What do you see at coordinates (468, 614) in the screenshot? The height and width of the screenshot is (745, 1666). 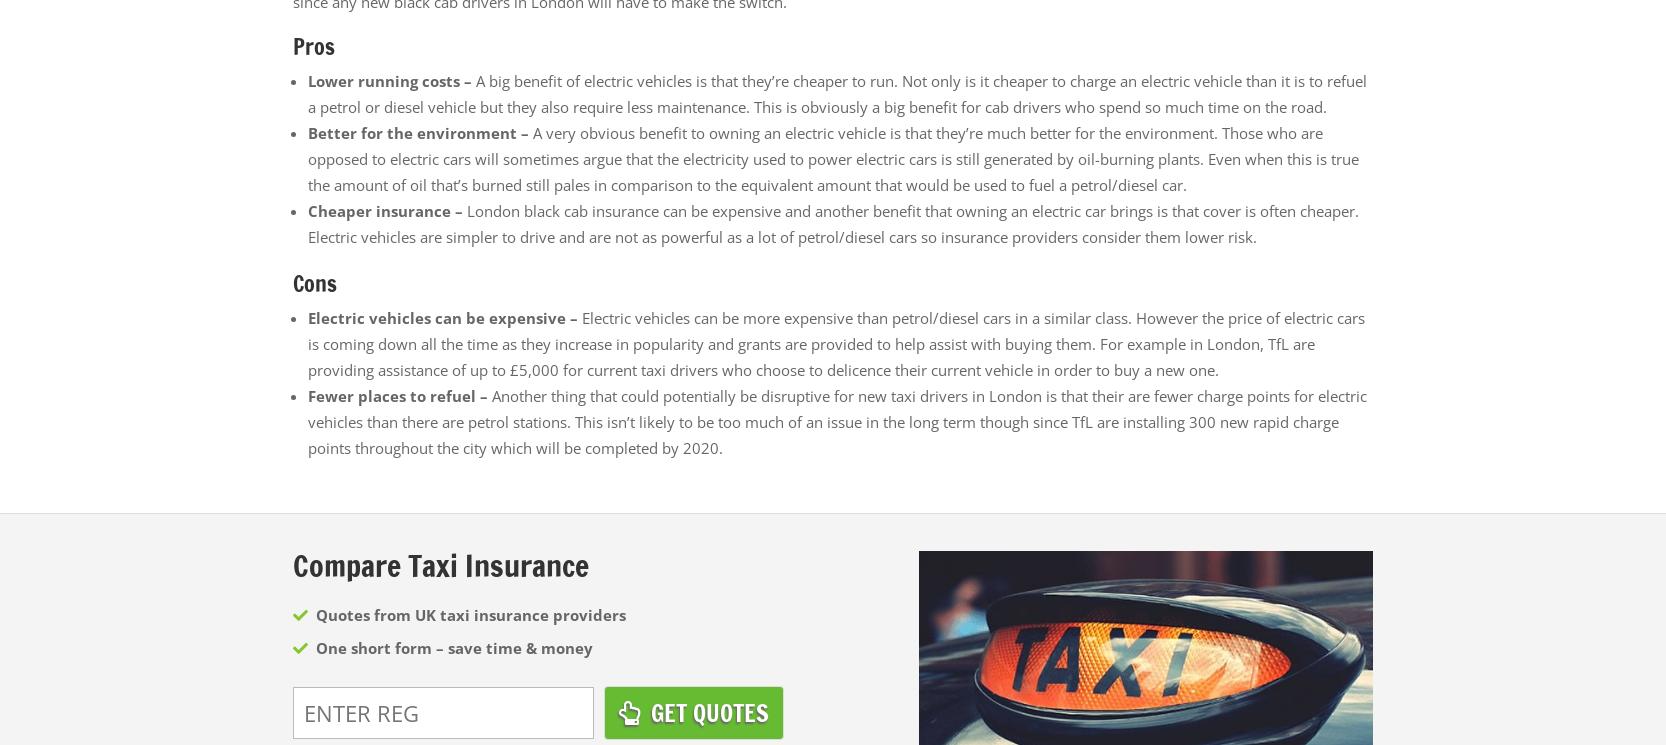 I see `'Quotes from UK taxi insurance providers'` at bounding box center [468, 614].